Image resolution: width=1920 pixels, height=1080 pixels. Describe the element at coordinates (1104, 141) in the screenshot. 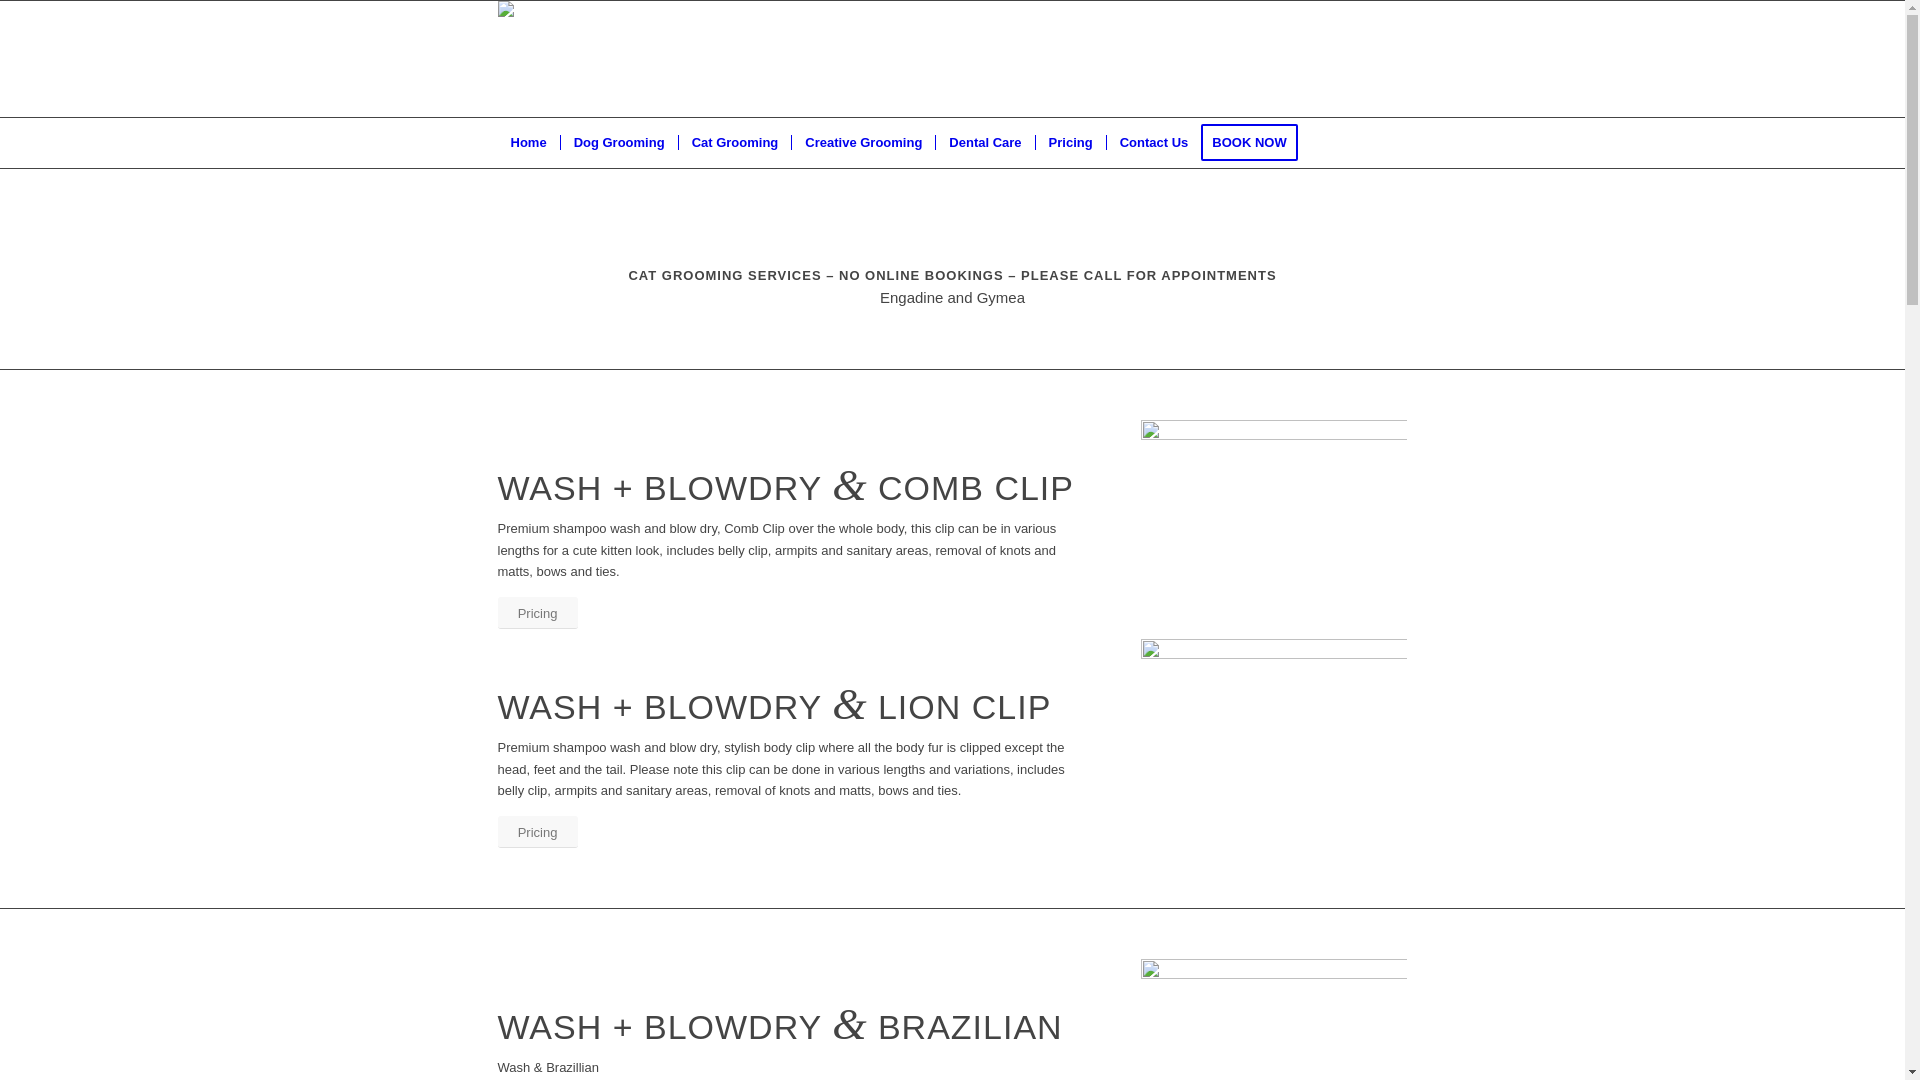

I see `'Contact Us'` at that location.